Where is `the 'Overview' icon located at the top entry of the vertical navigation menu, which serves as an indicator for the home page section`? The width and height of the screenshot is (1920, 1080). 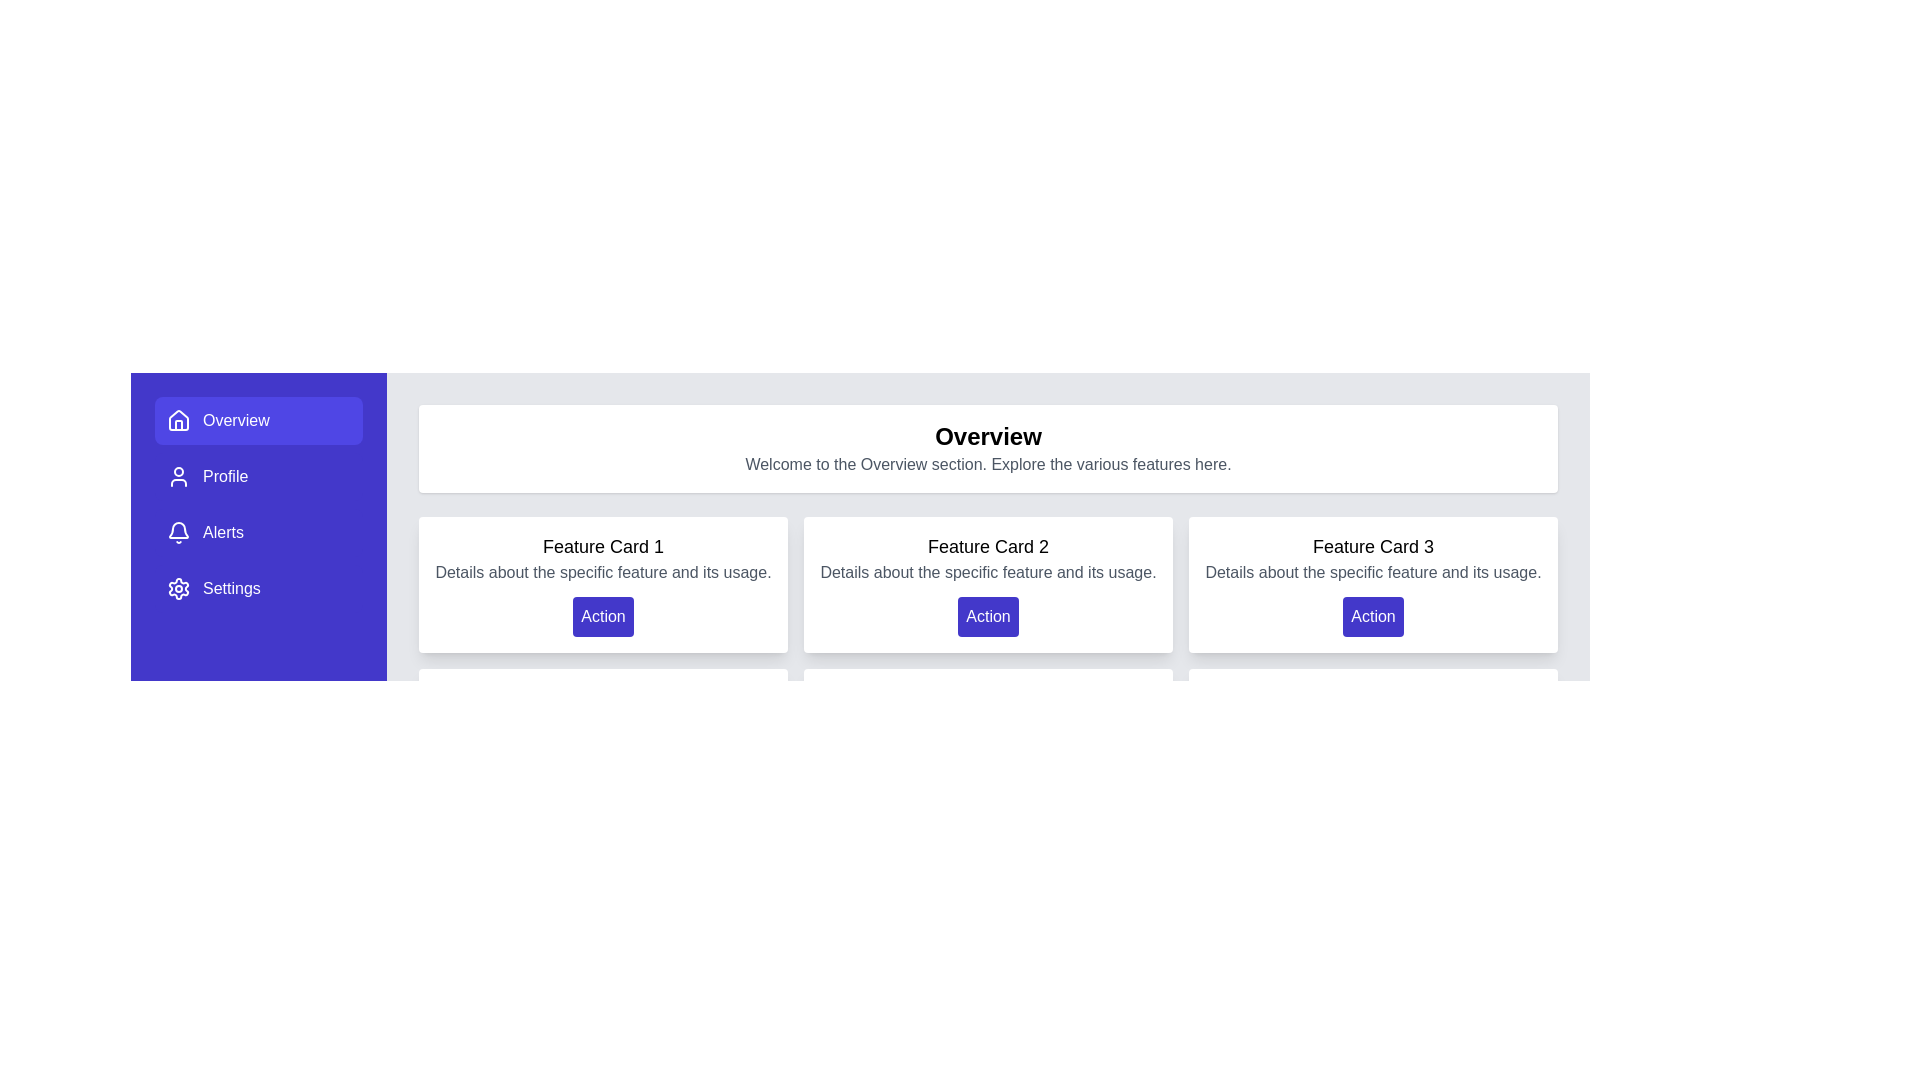 the 'Overview' icon located at the top entry of the vertical navigation menu, which serves as an indicator for the home page section is located at coordinates (178, 419).